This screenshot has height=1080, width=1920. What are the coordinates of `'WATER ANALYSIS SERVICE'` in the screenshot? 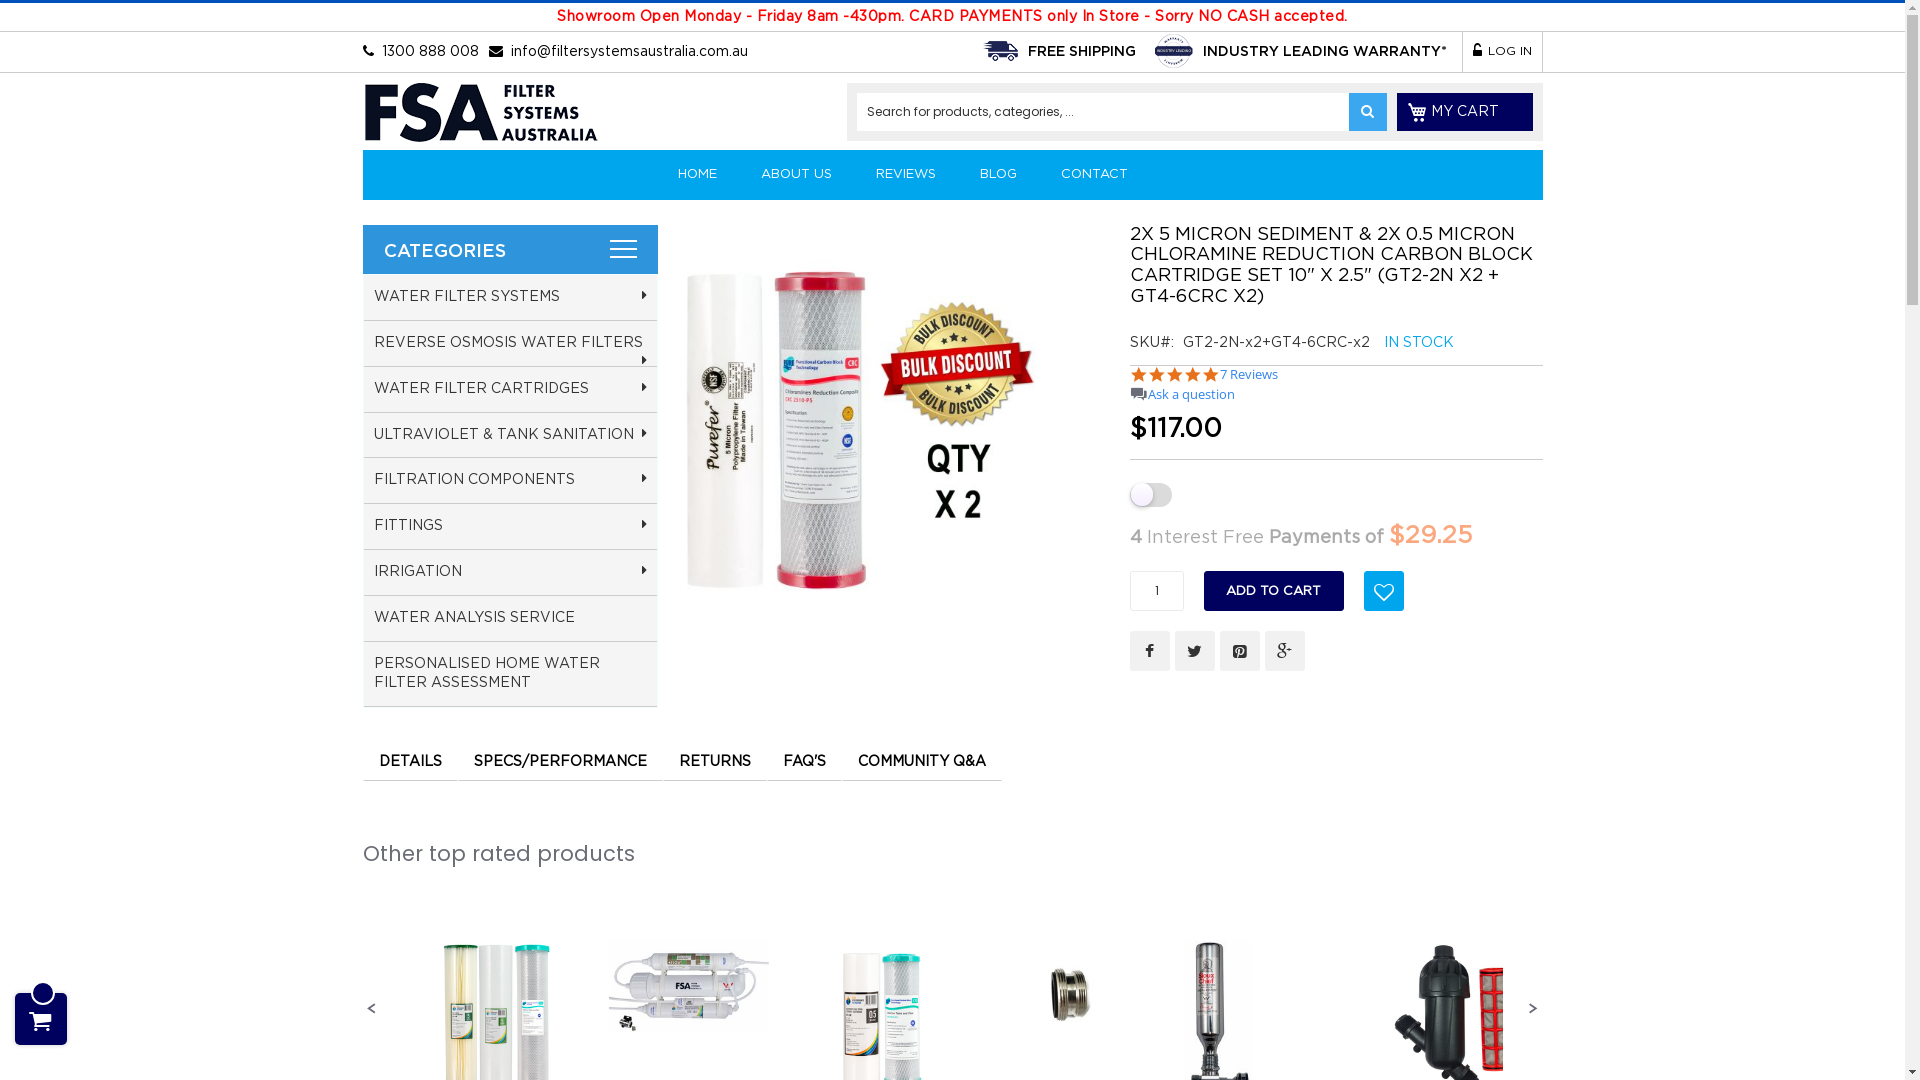 It's located at (510, 617).